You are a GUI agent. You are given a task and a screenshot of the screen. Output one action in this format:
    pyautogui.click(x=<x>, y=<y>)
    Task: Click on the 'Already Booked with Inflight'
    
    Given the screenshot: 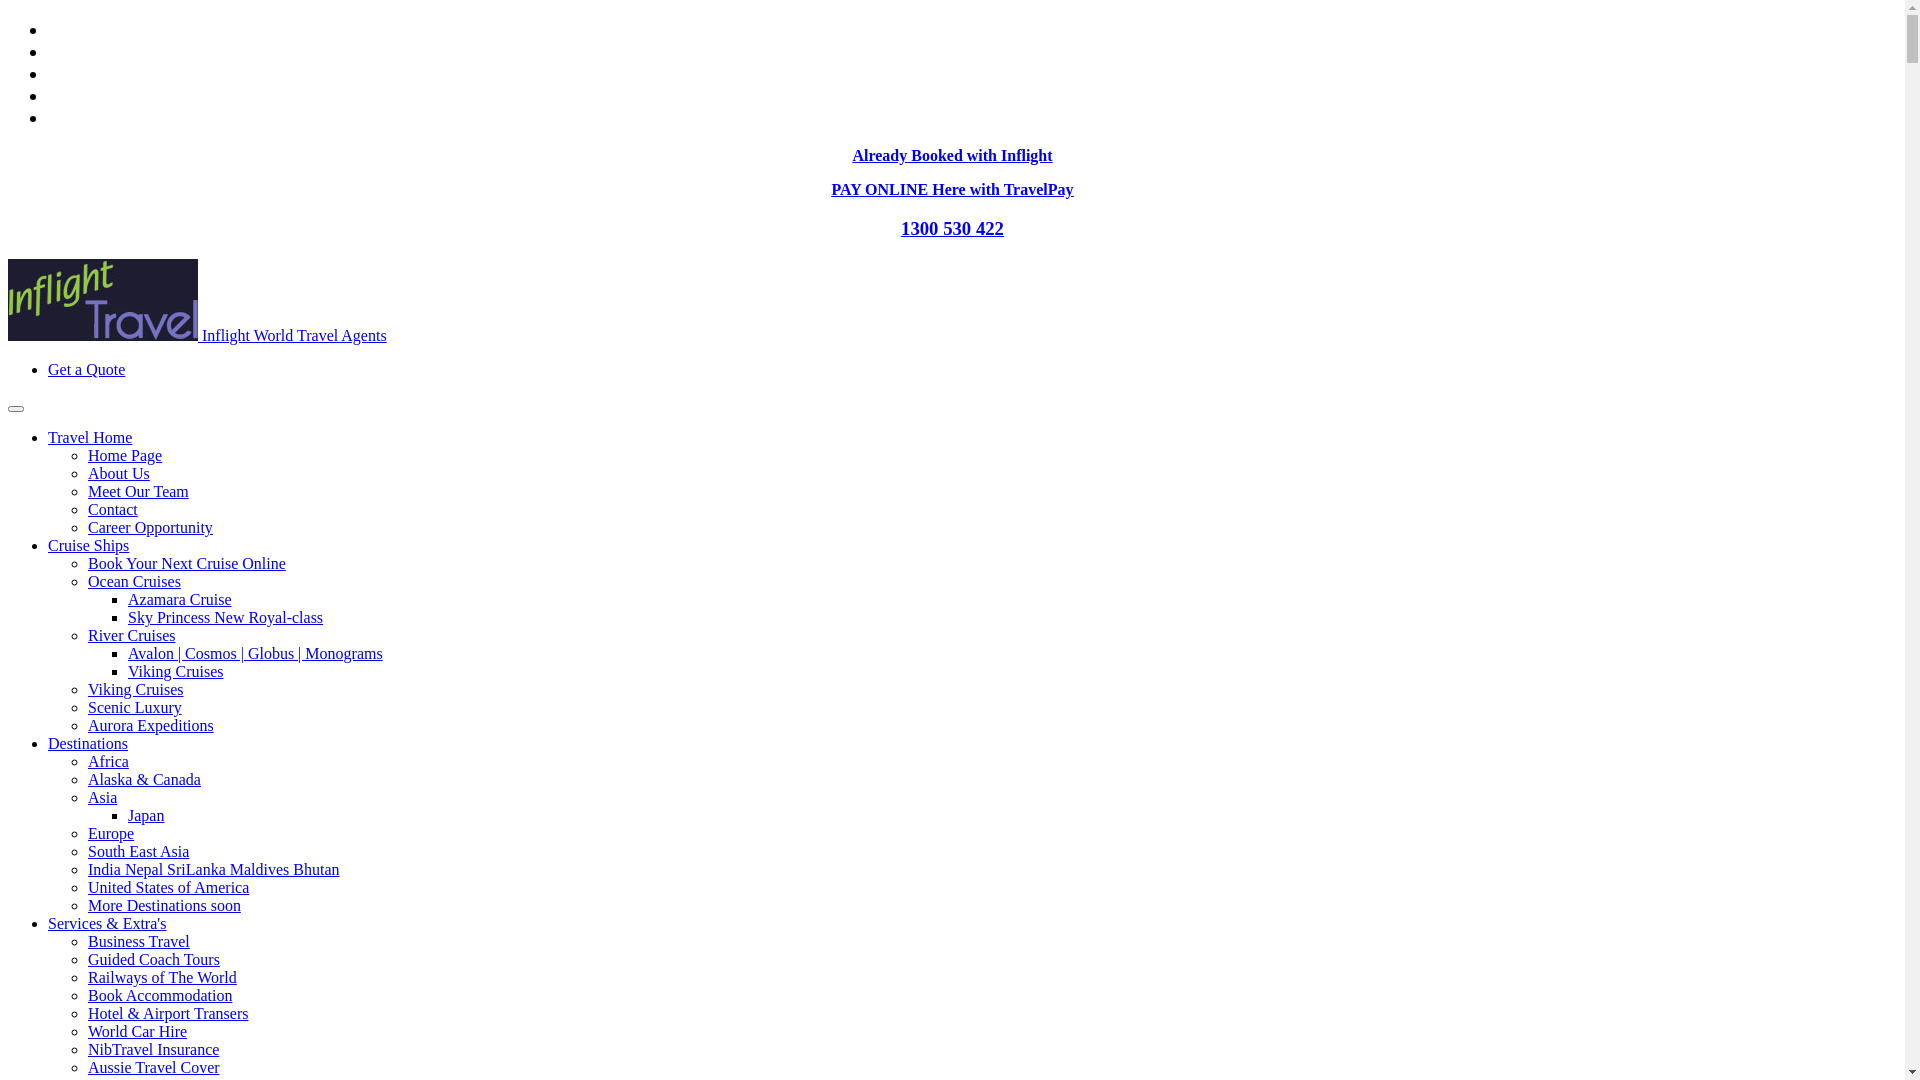 What is the action you would take?
    pyautogui.click(x=950, y=154)
    